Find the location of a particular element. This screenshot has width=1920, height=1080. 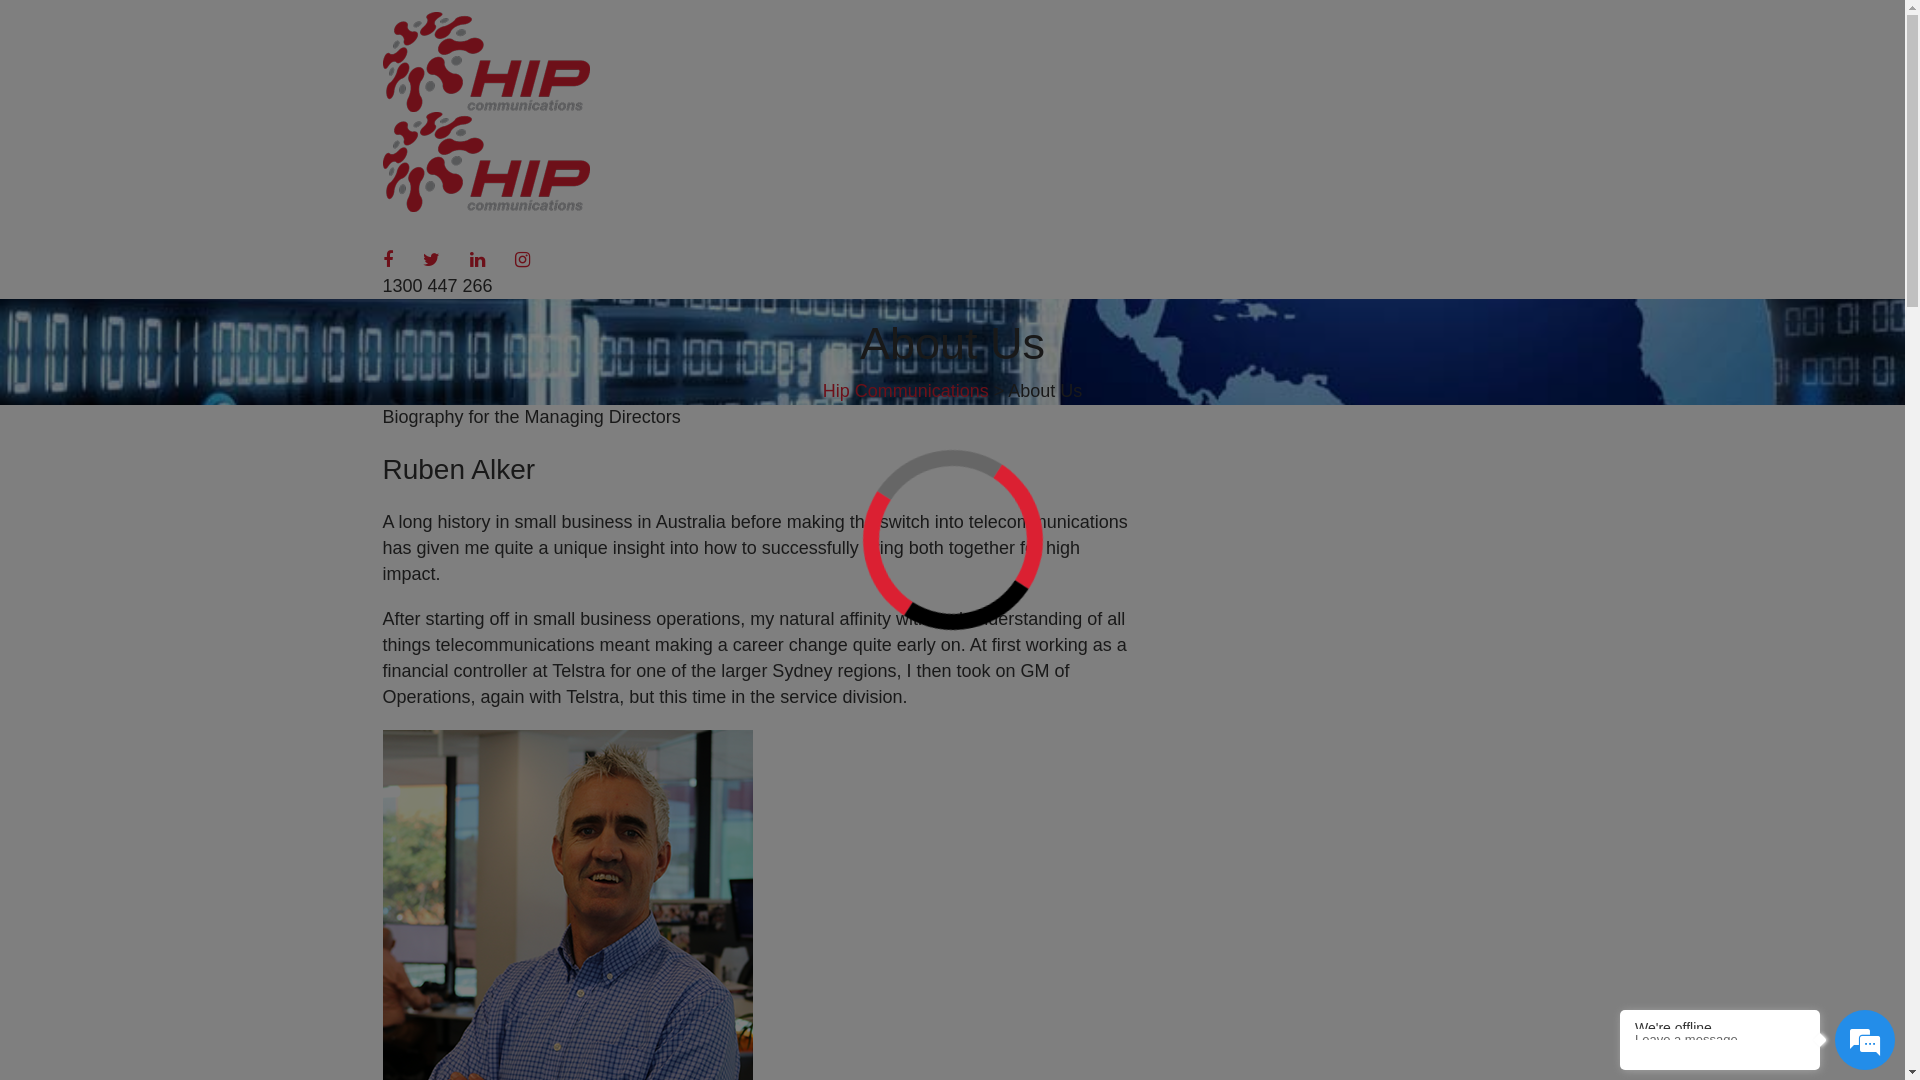

'linkedin' is located at coordinates (476, 258).